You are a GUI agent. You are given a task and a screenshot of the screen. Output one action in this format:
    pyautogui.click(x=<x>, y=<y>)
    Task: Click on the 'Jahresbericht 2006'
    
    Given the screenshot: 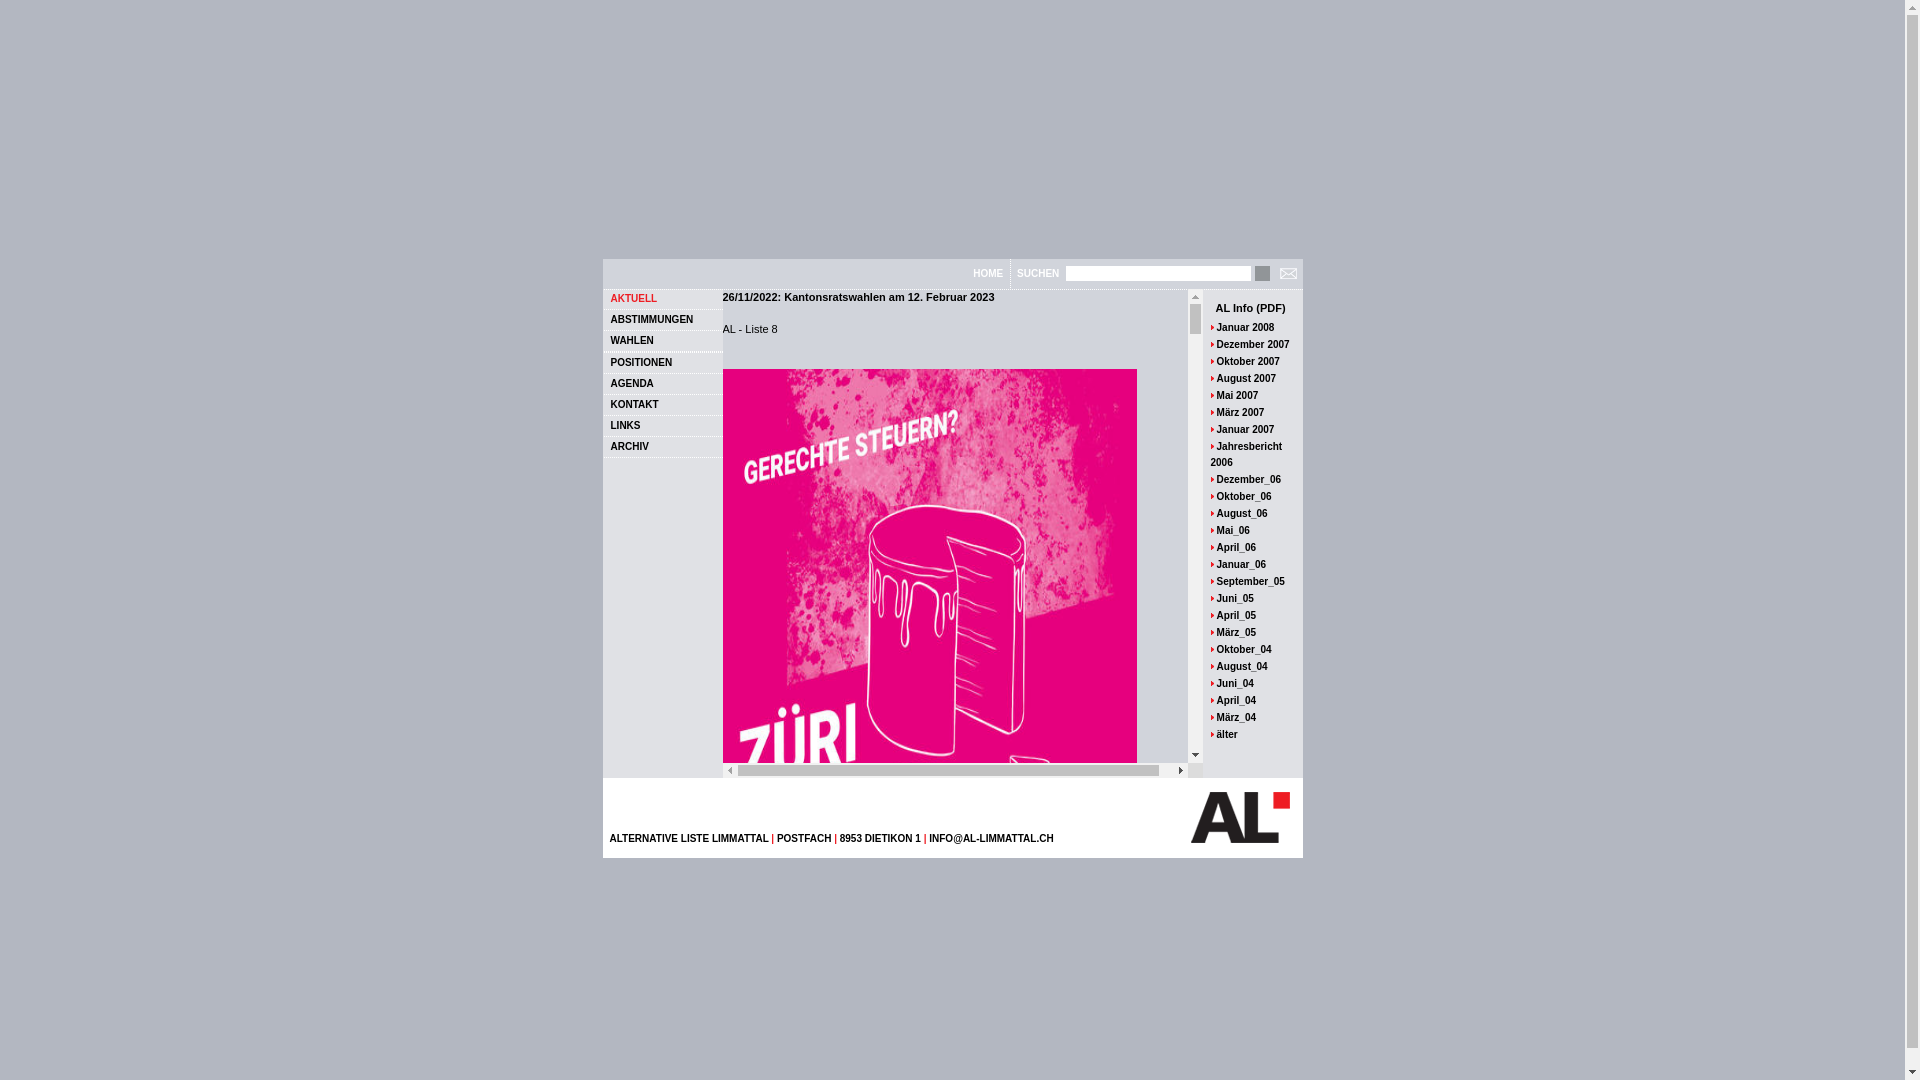 What is the action you would take?
    pyautogui.click(x=1245, y=453)
    